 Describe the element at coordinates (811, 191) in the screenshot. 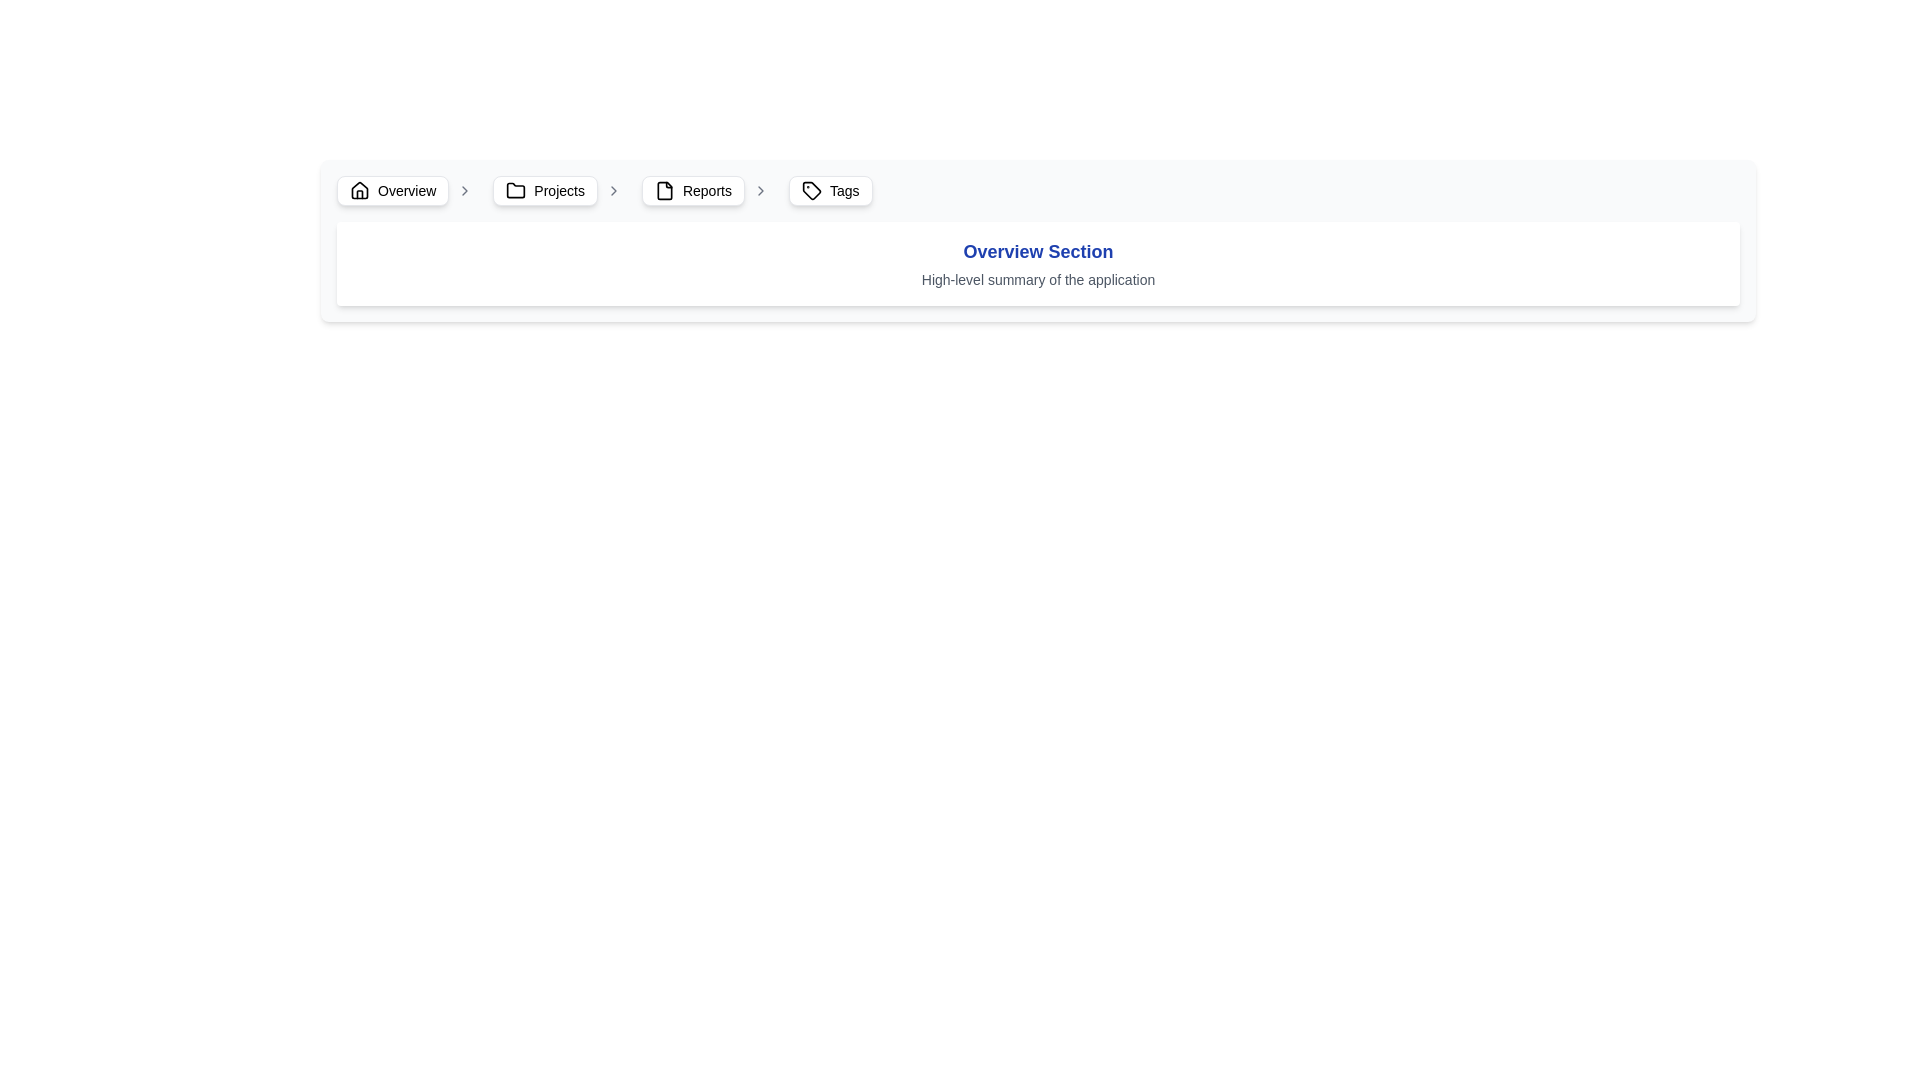

I see `the black stylized geometric tag icon in the breadcrumb navigation bar, which follows the 'Reports' label and represents the 'Tags' button` at that location.